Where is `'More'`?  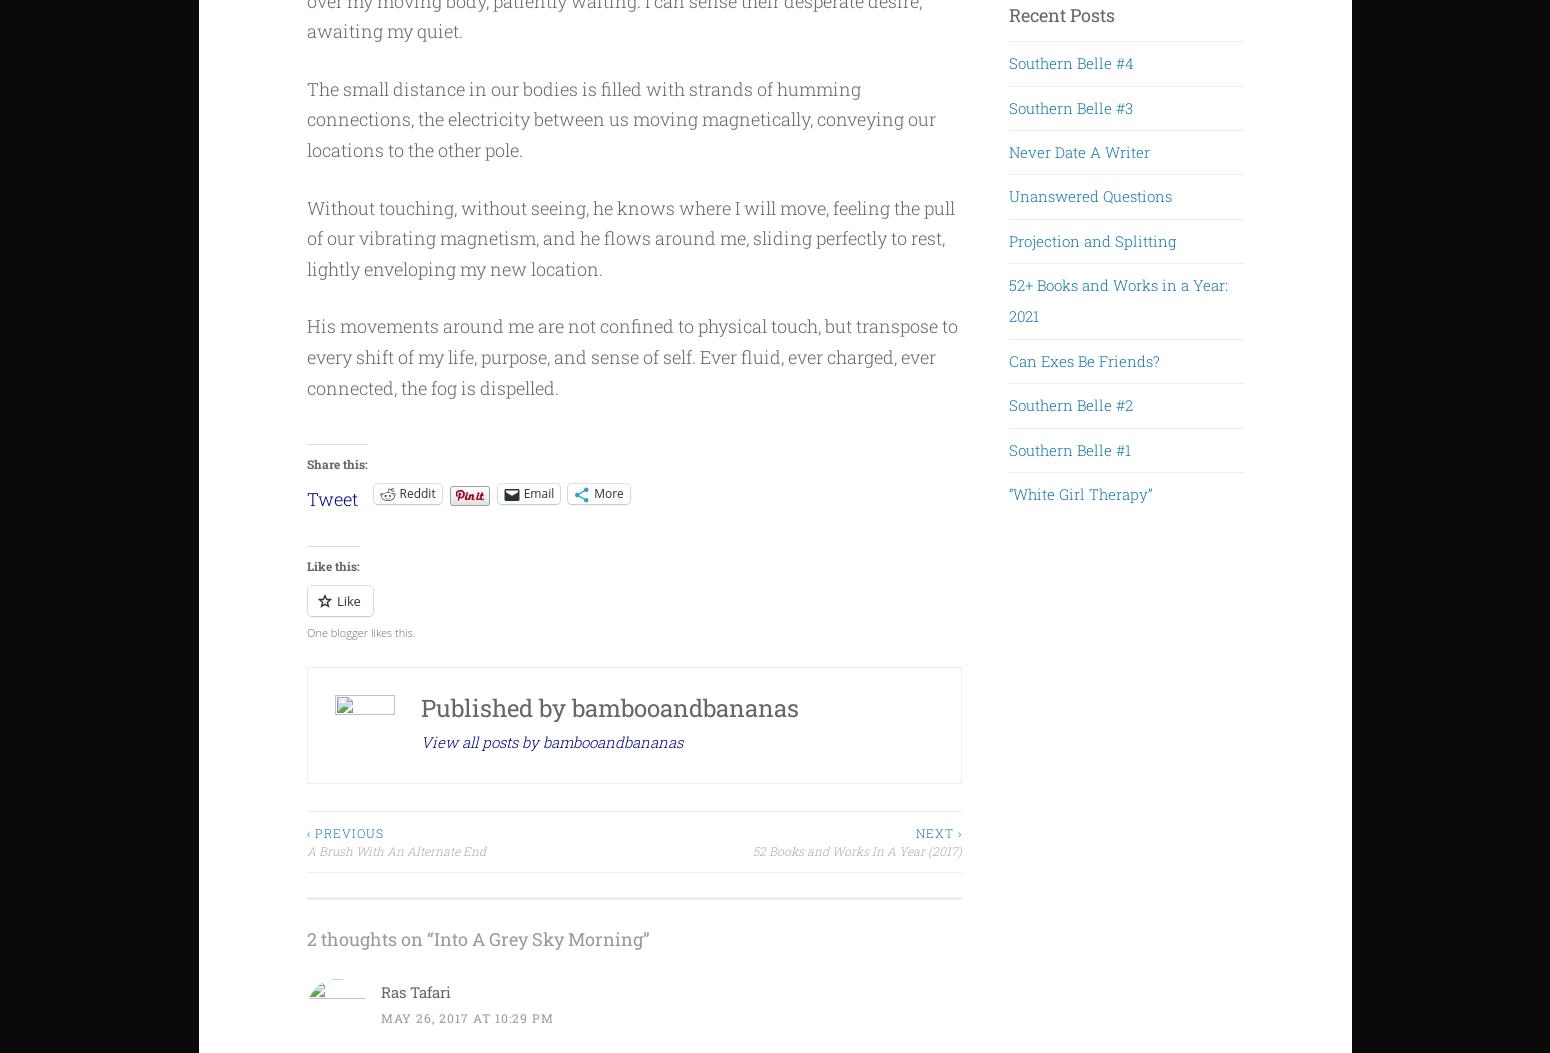
'More' is located at coordinates (608, 493).